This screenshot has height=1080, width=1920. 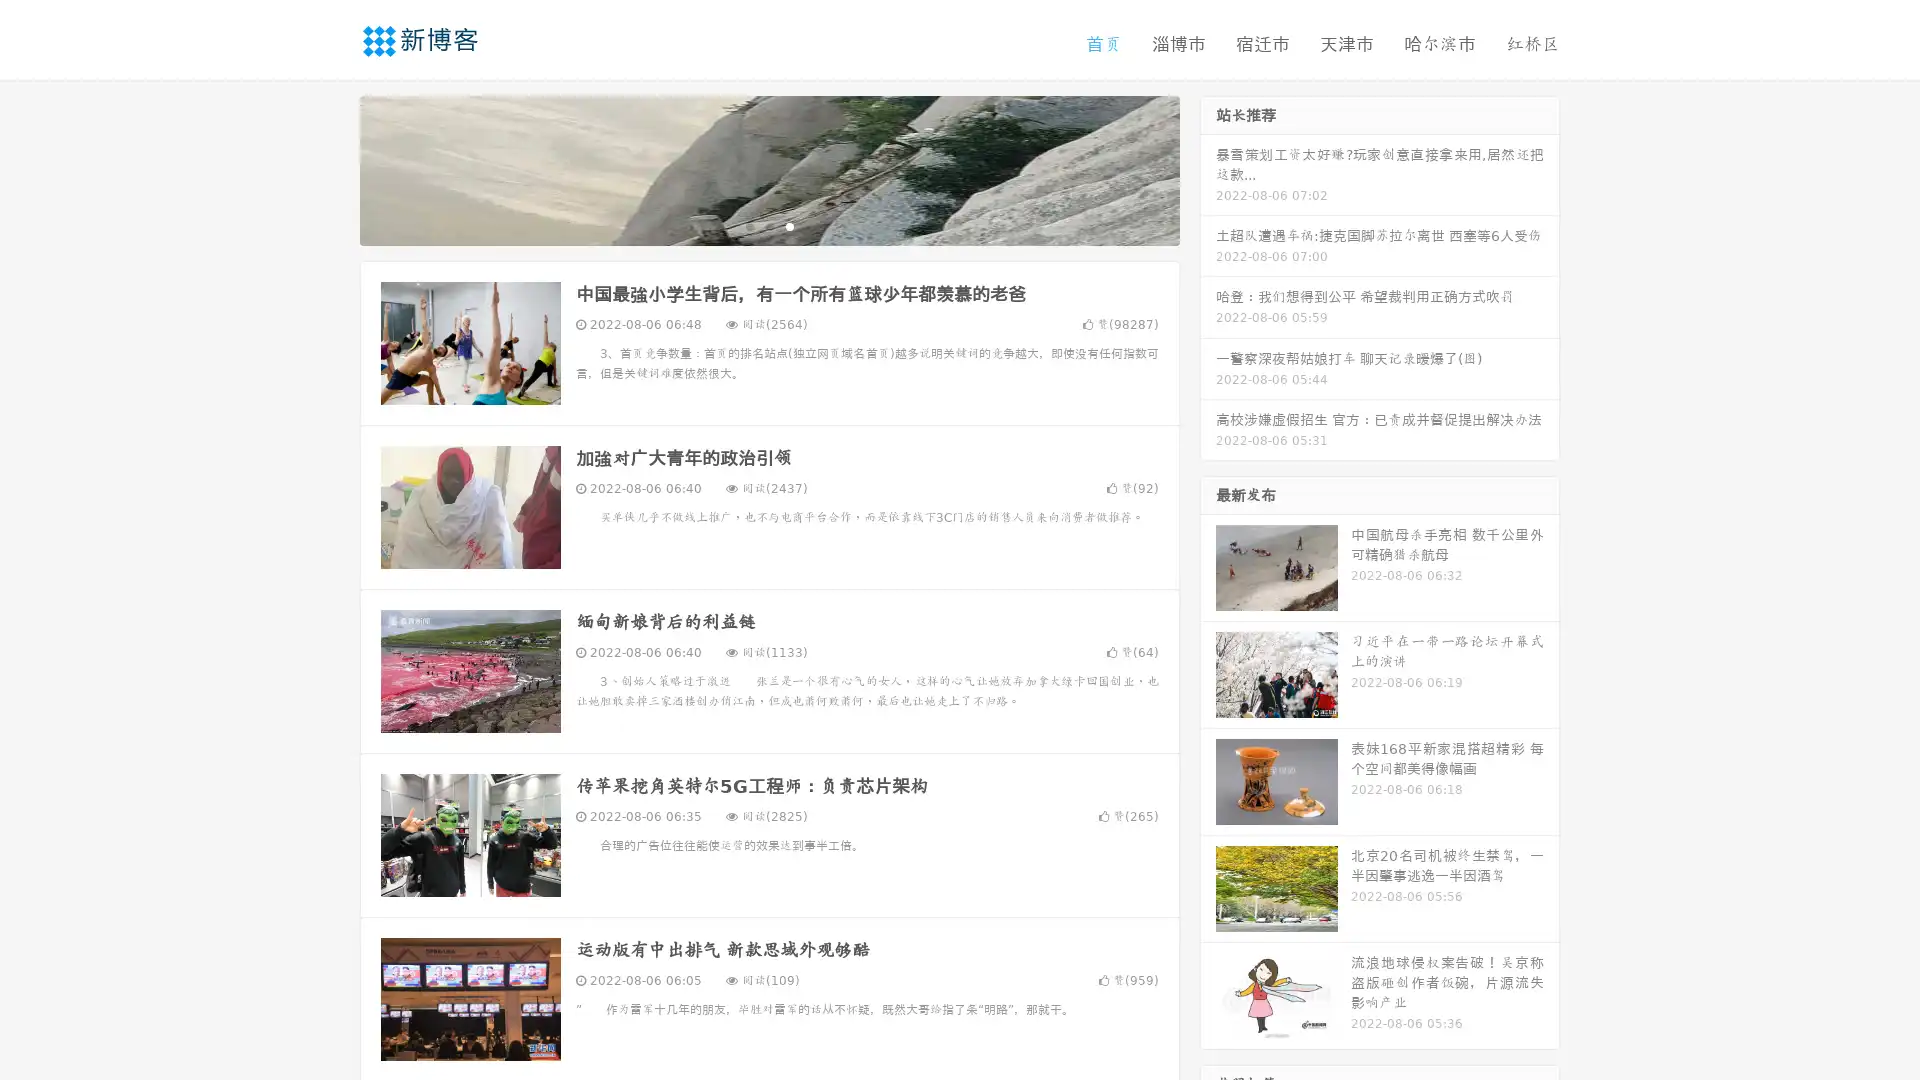 What do you see at coordinates (330, 168) in the screenshot?
I see `Previous slide` at bounding box center [330, 168].